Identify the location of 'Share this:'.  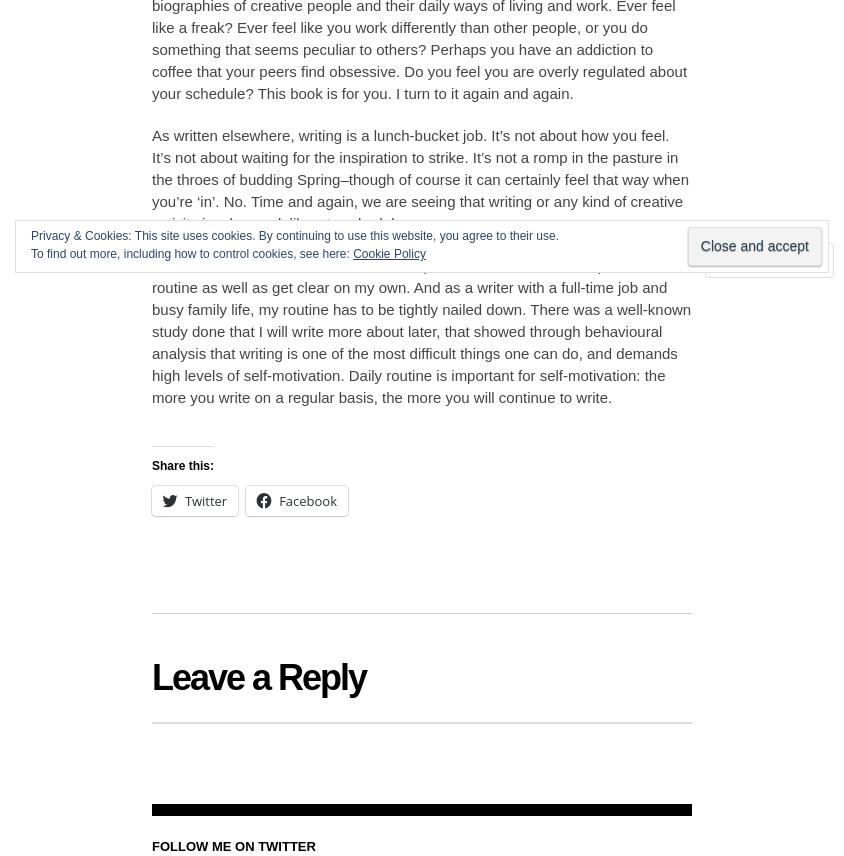
(152, 465).